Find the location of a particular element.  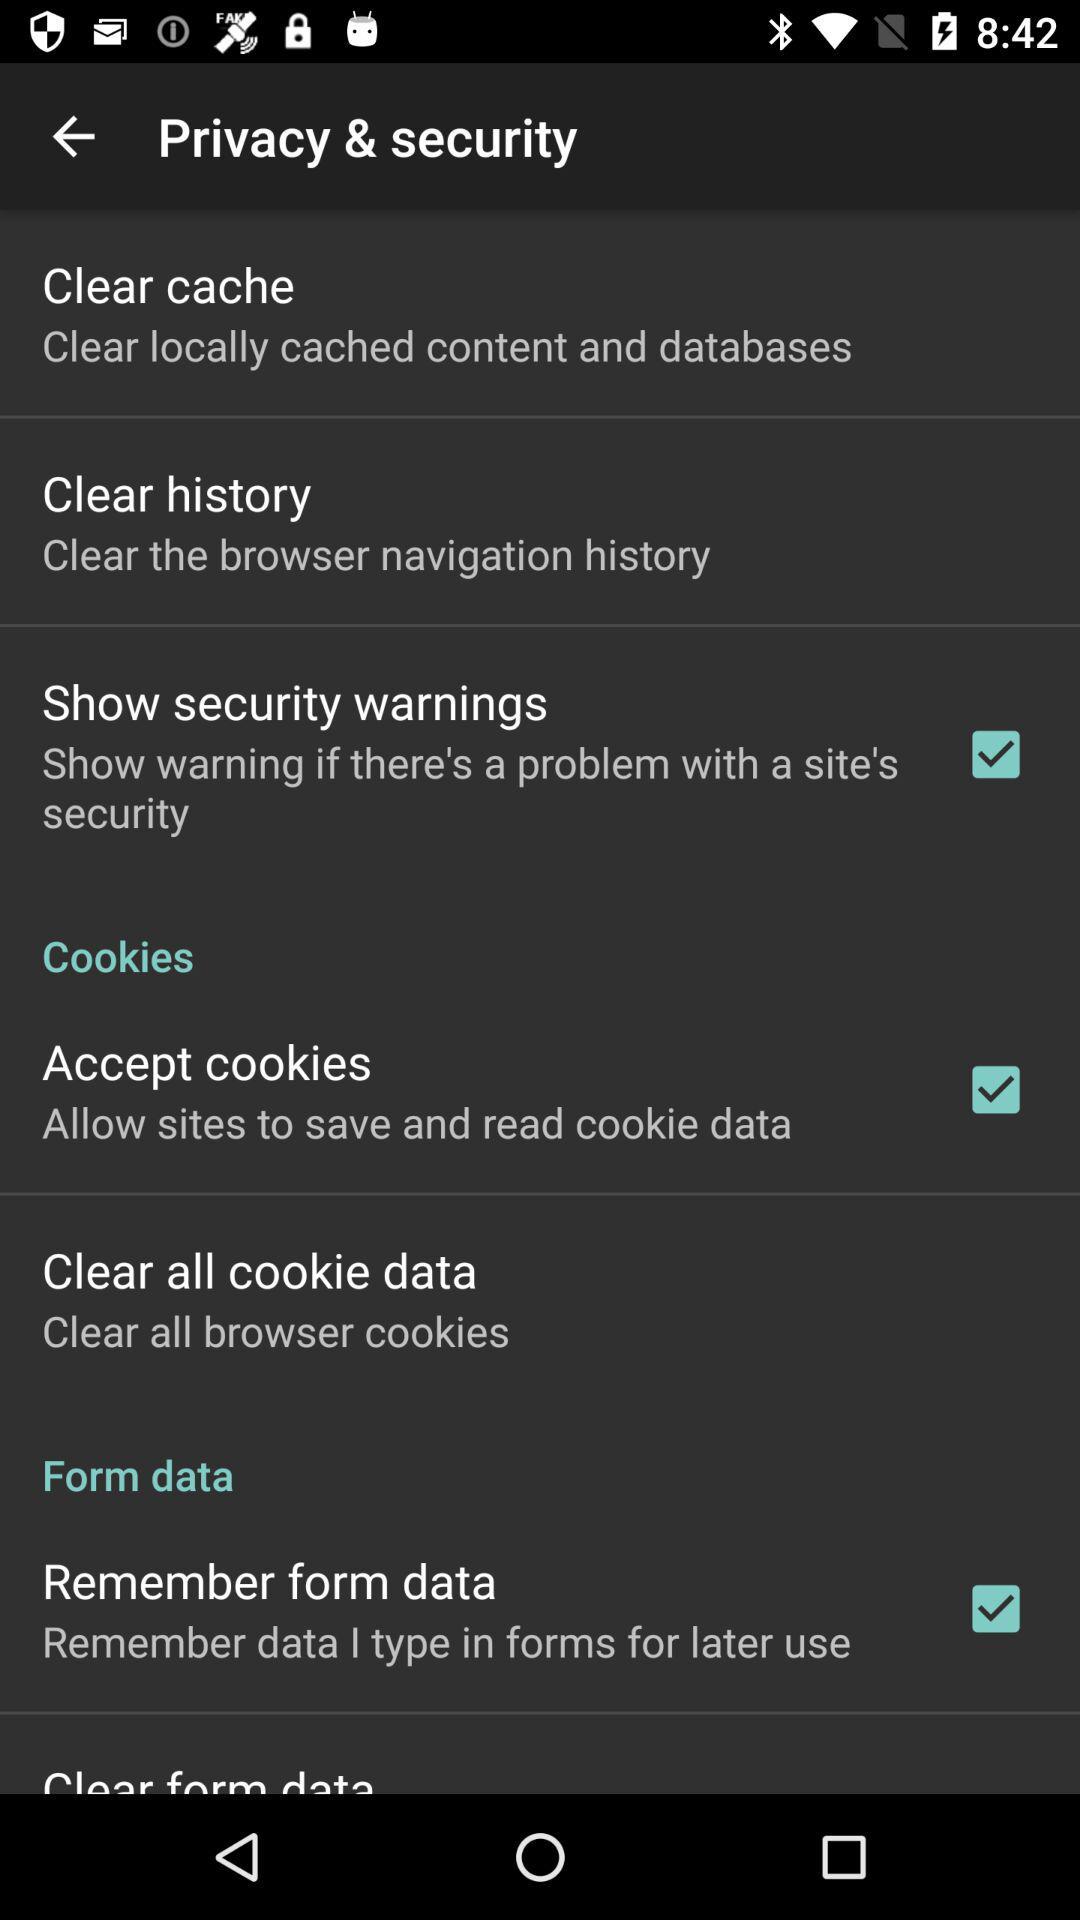

icon above the cookies app is located at coordinates (477, 785).